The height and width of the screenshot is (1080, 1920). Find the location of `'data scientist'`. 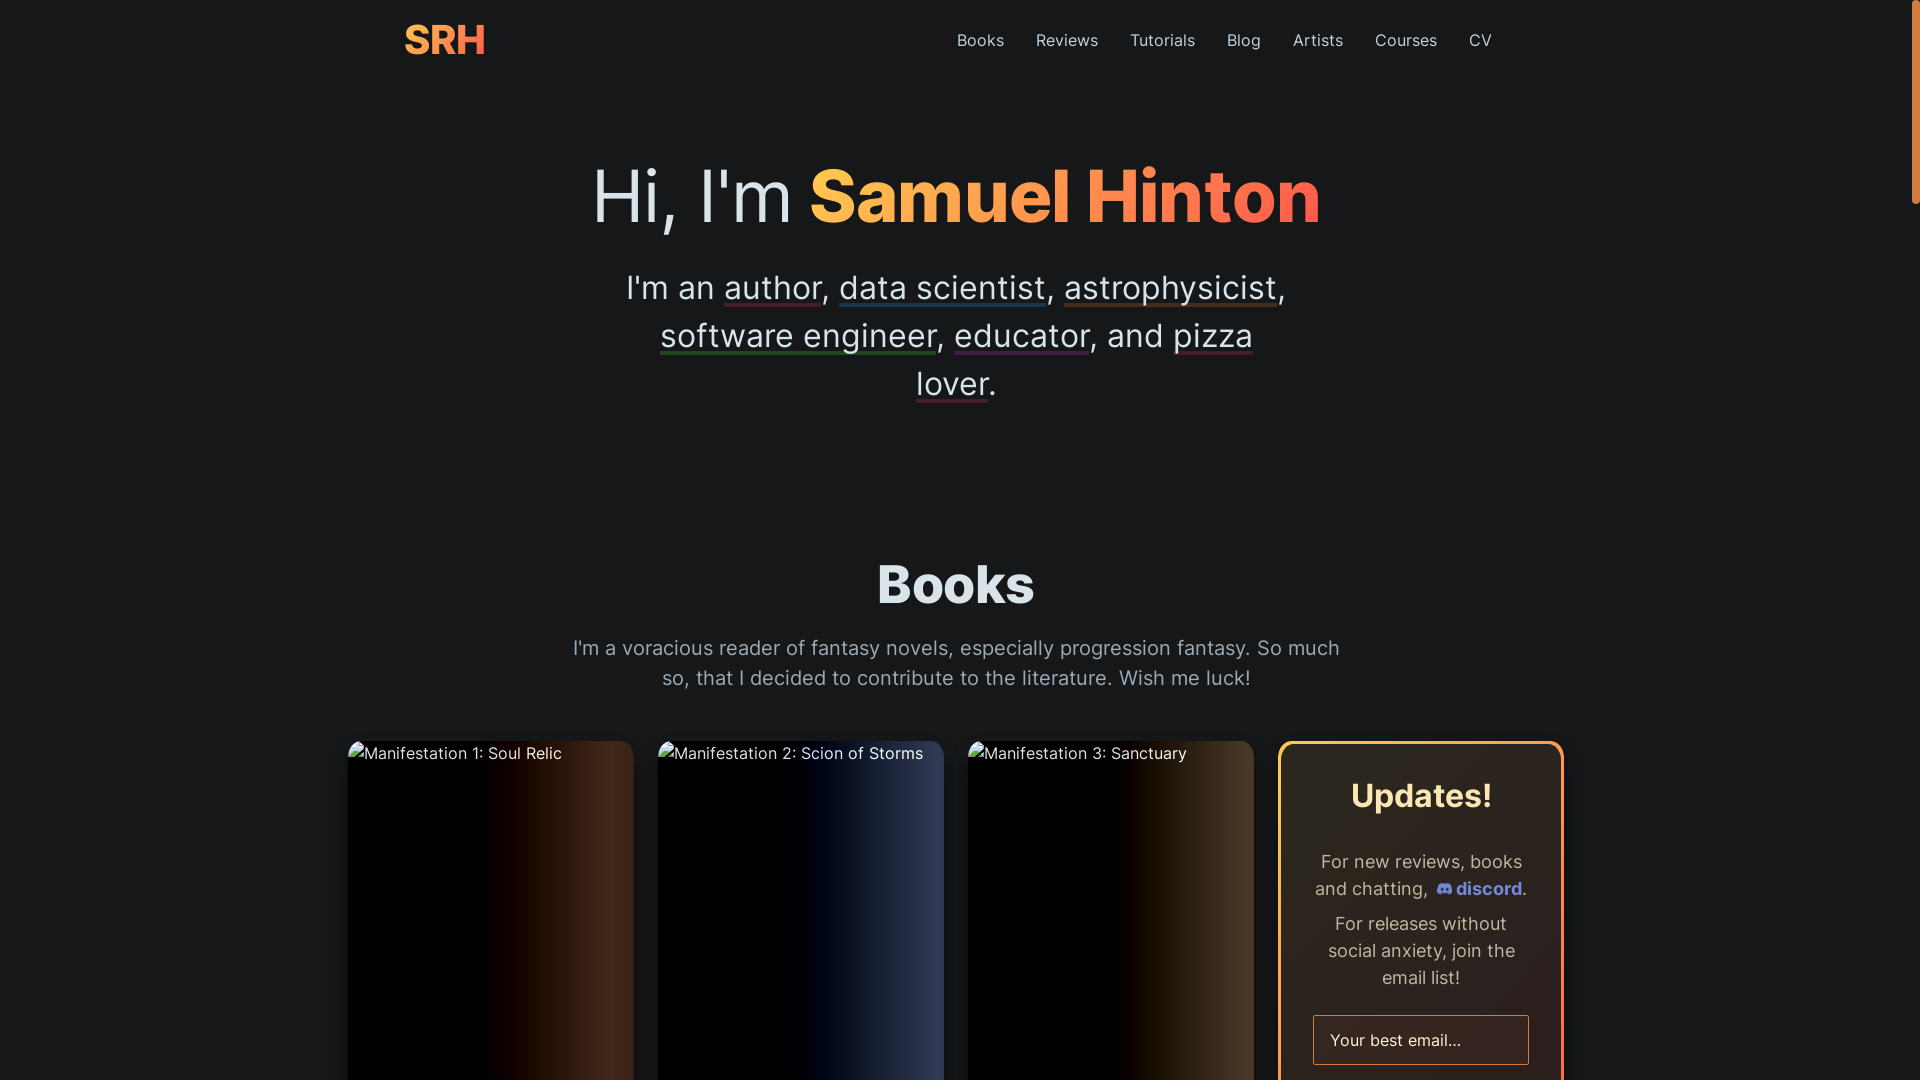

'data scientist' is located at coordinates (941, 287).